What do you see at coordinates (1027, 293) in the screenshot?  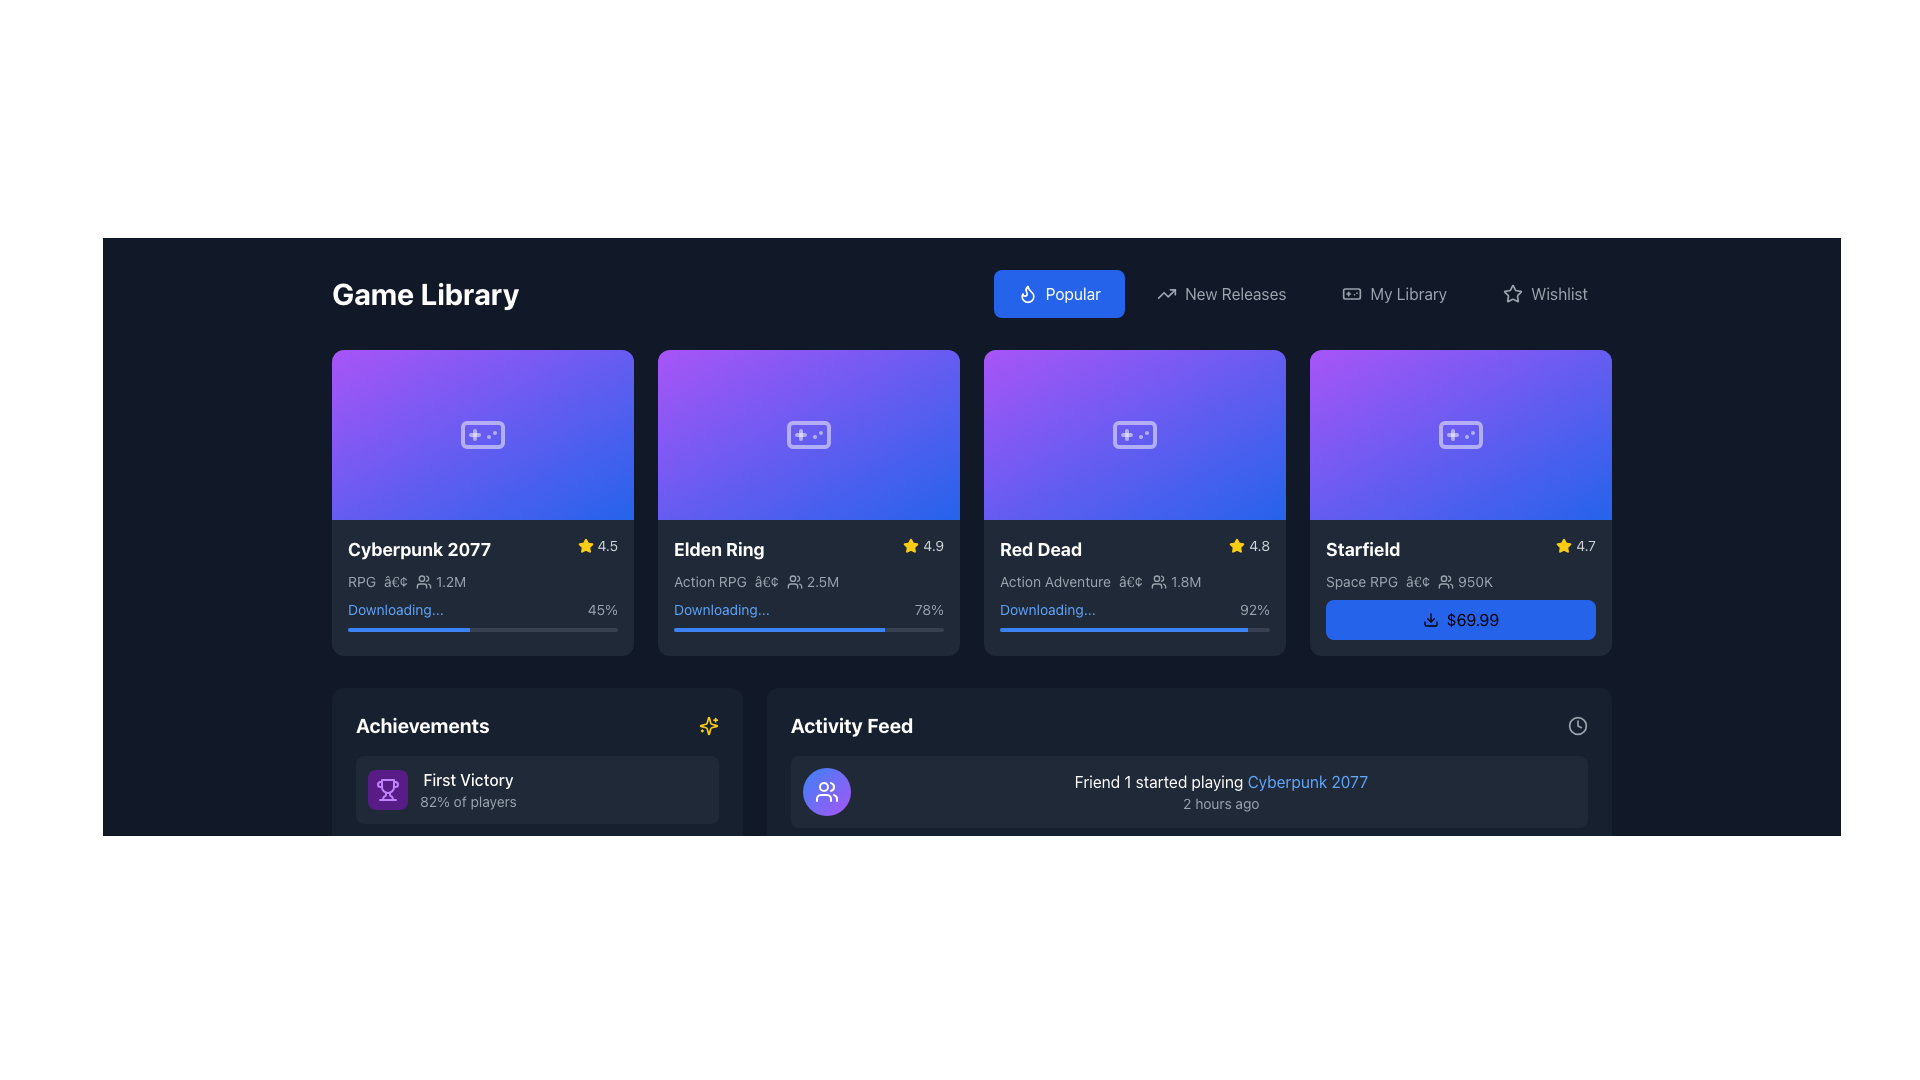 I see `the flame-shaped icon located on the left section of the blue 'Popular' button at the top of the interface` at bounding box center [1027, 293].